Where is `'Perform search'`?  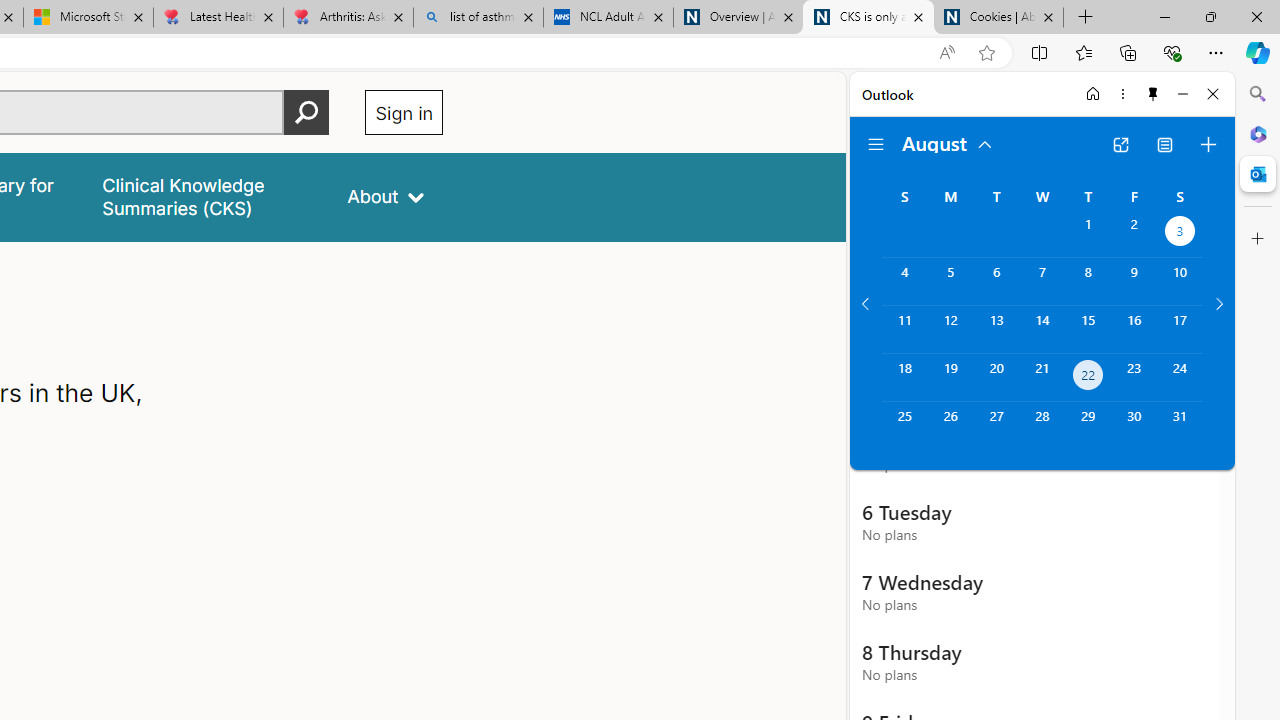
'Perform search' is located at coordinates (306, 112).